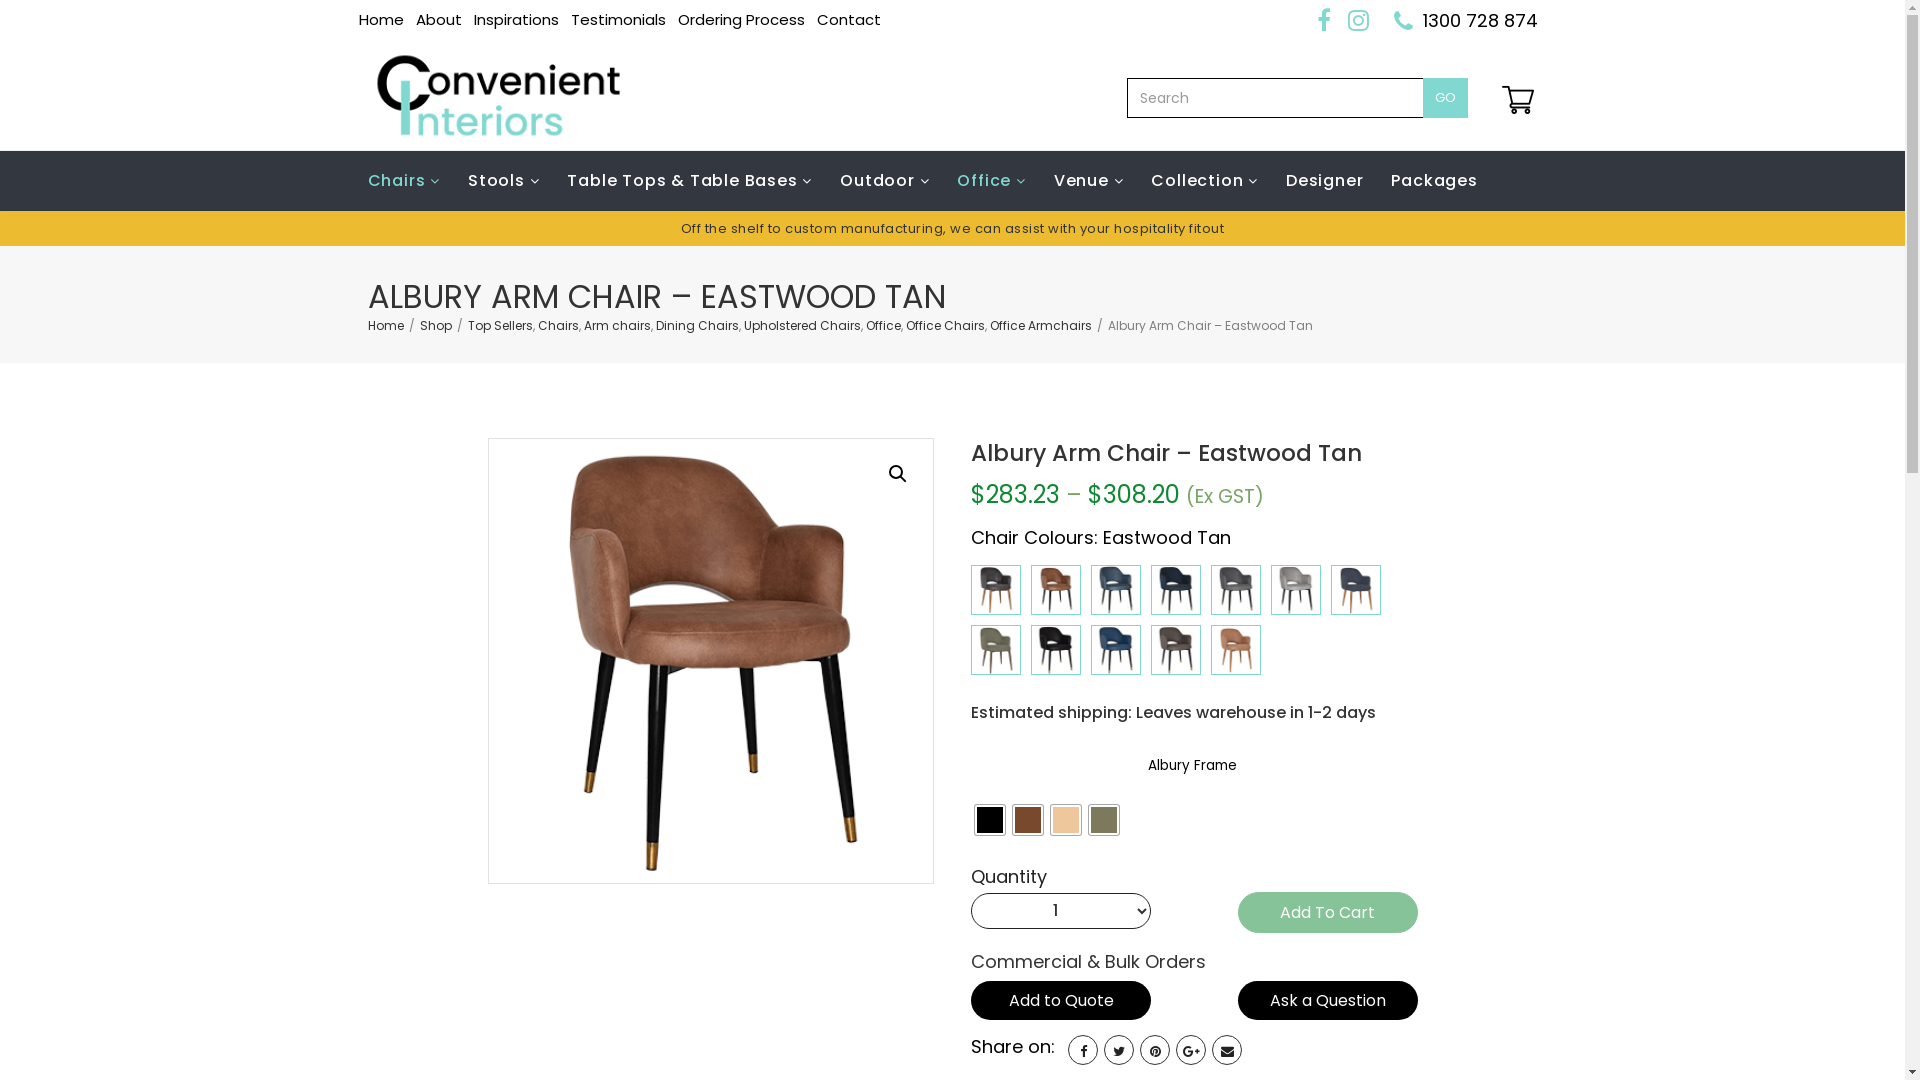  What do you see at coordinates (1296, 589) in the screenshot?
I see `'Albury Arm Chair - Gravity Steel'` at bounding box center [1296, 589].